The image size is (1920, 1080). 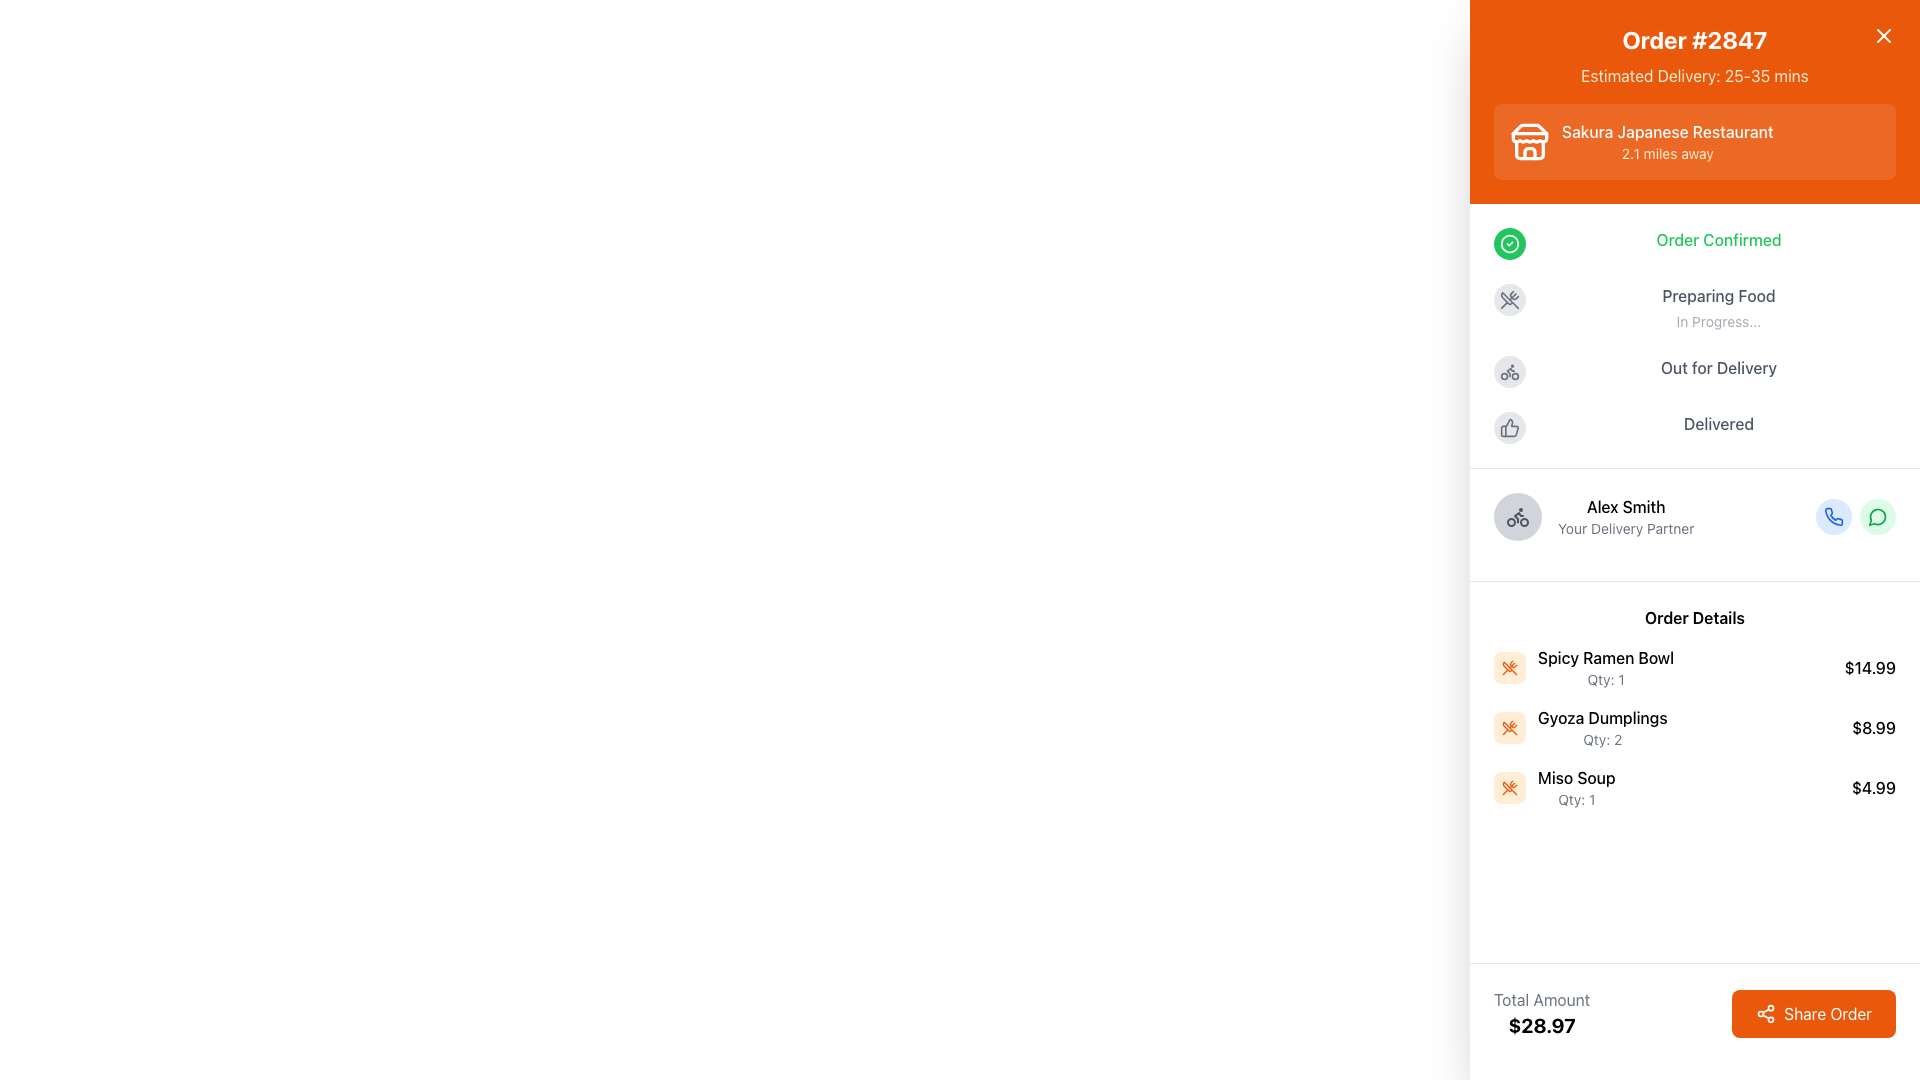 I want to click on the text label for 'Miso Soup' in the Order Details section, which is aligned with the quantity and price of the item, so click(x=1575, y=777).